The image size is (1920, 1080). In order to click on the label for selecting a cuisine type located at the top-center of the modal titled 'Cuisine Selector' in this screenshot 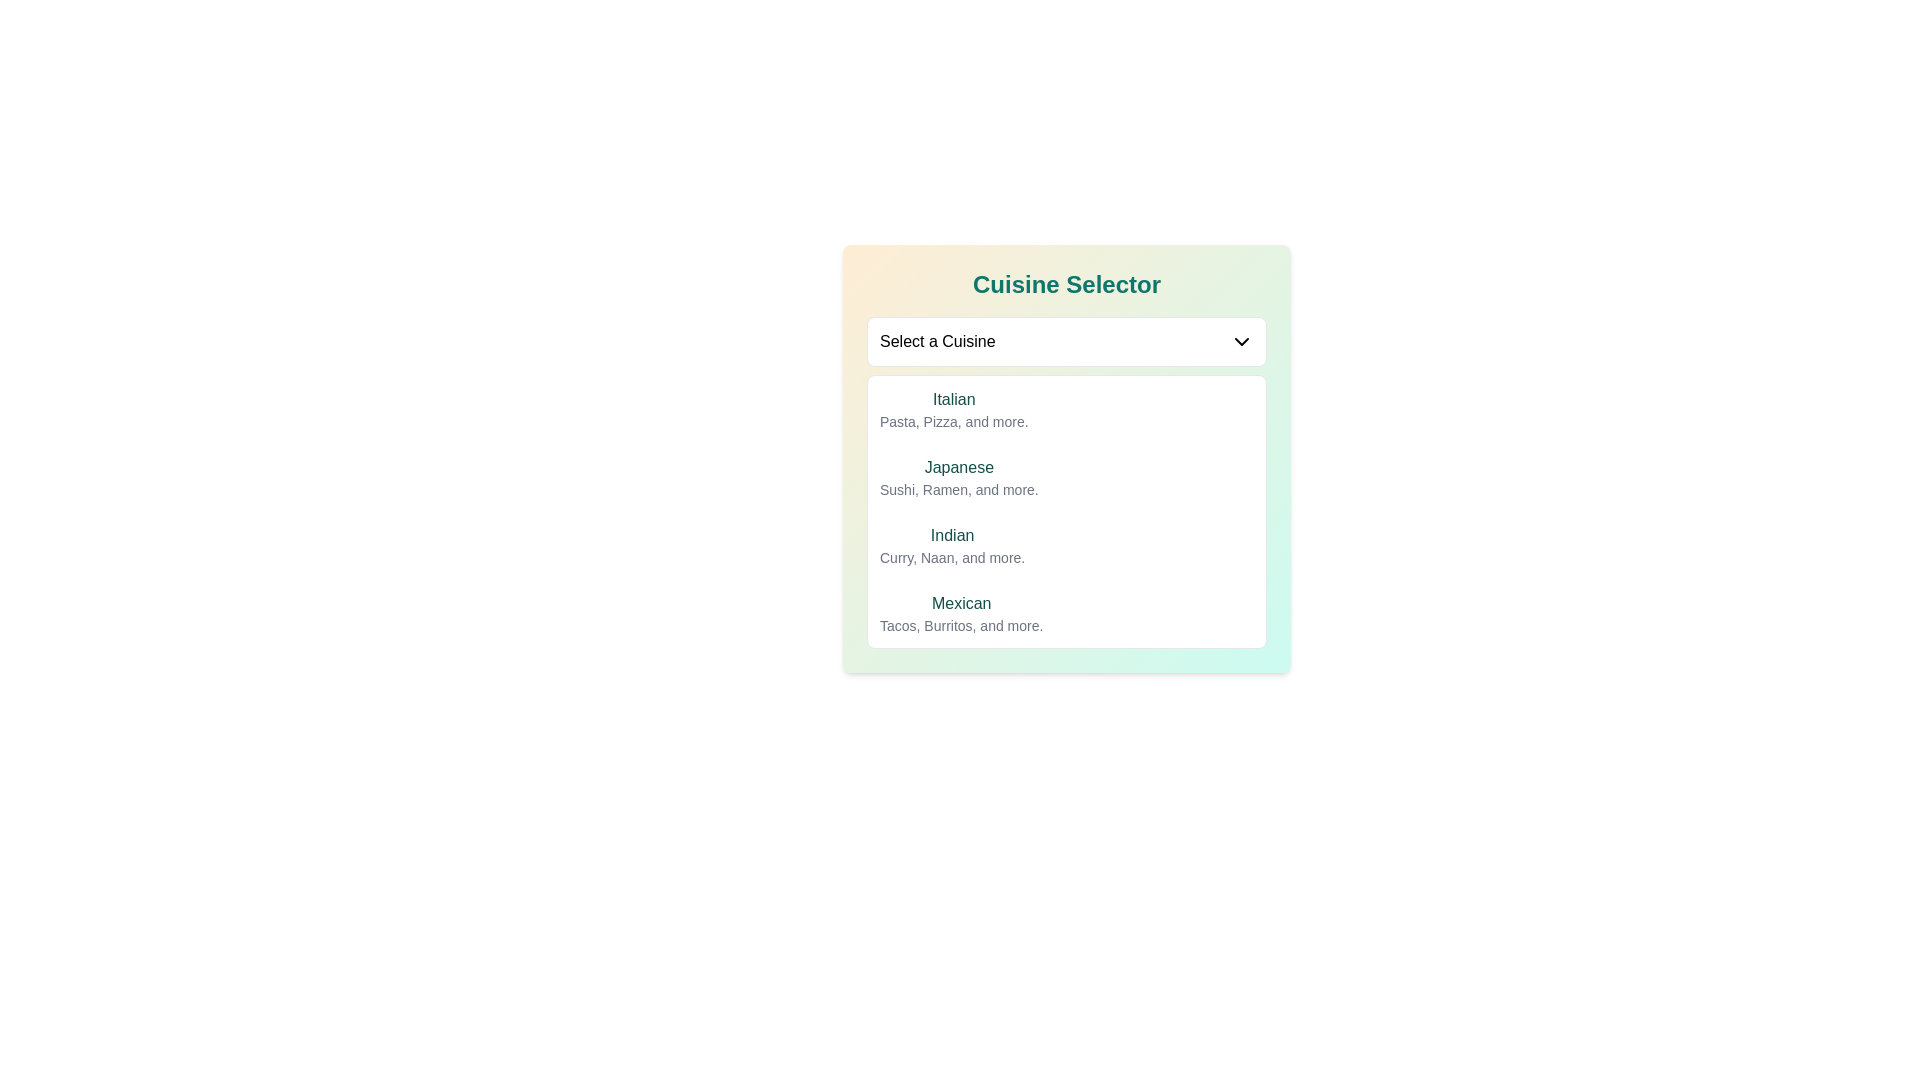, I will do `click(936, 341)`.